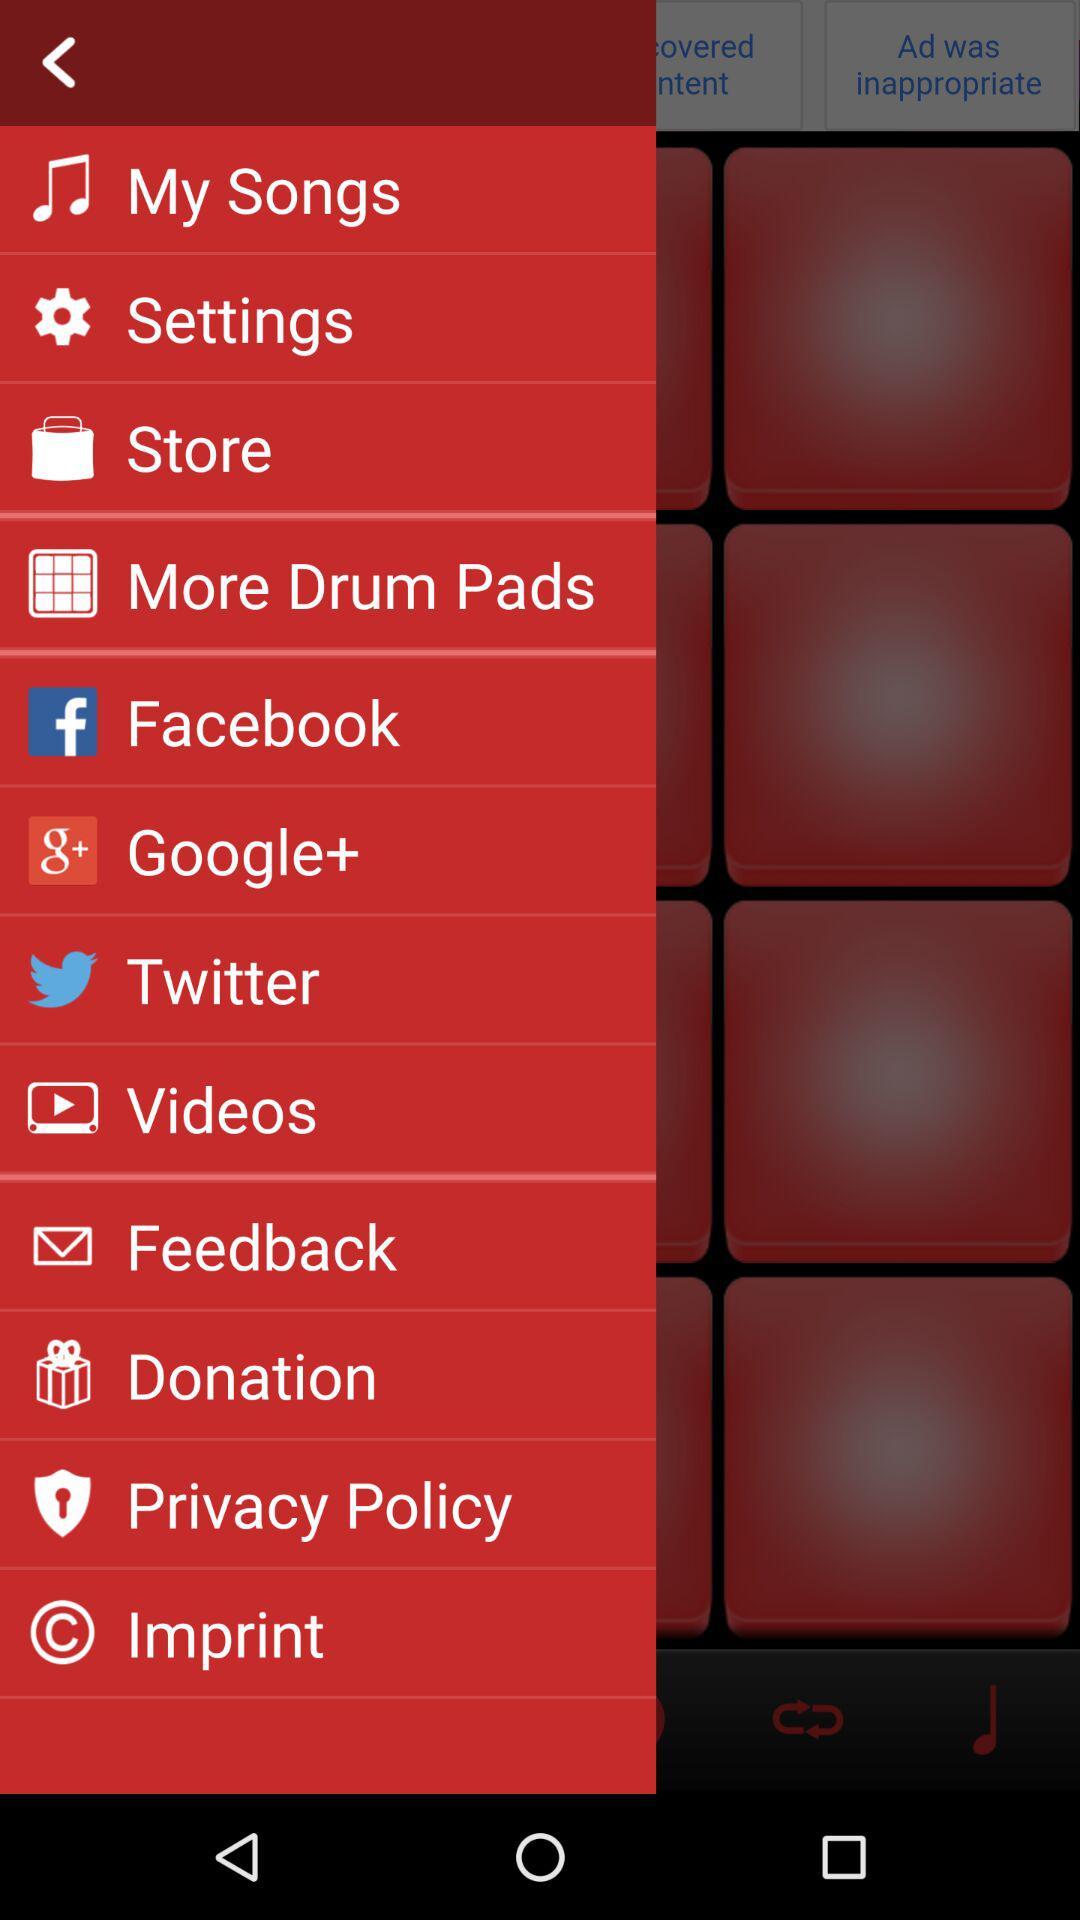 Image resolution: width=1080 pixels, height=1920 pixels. Describe the element at coordinates (540, 65) in the screenshot. I see `settings` at that location.